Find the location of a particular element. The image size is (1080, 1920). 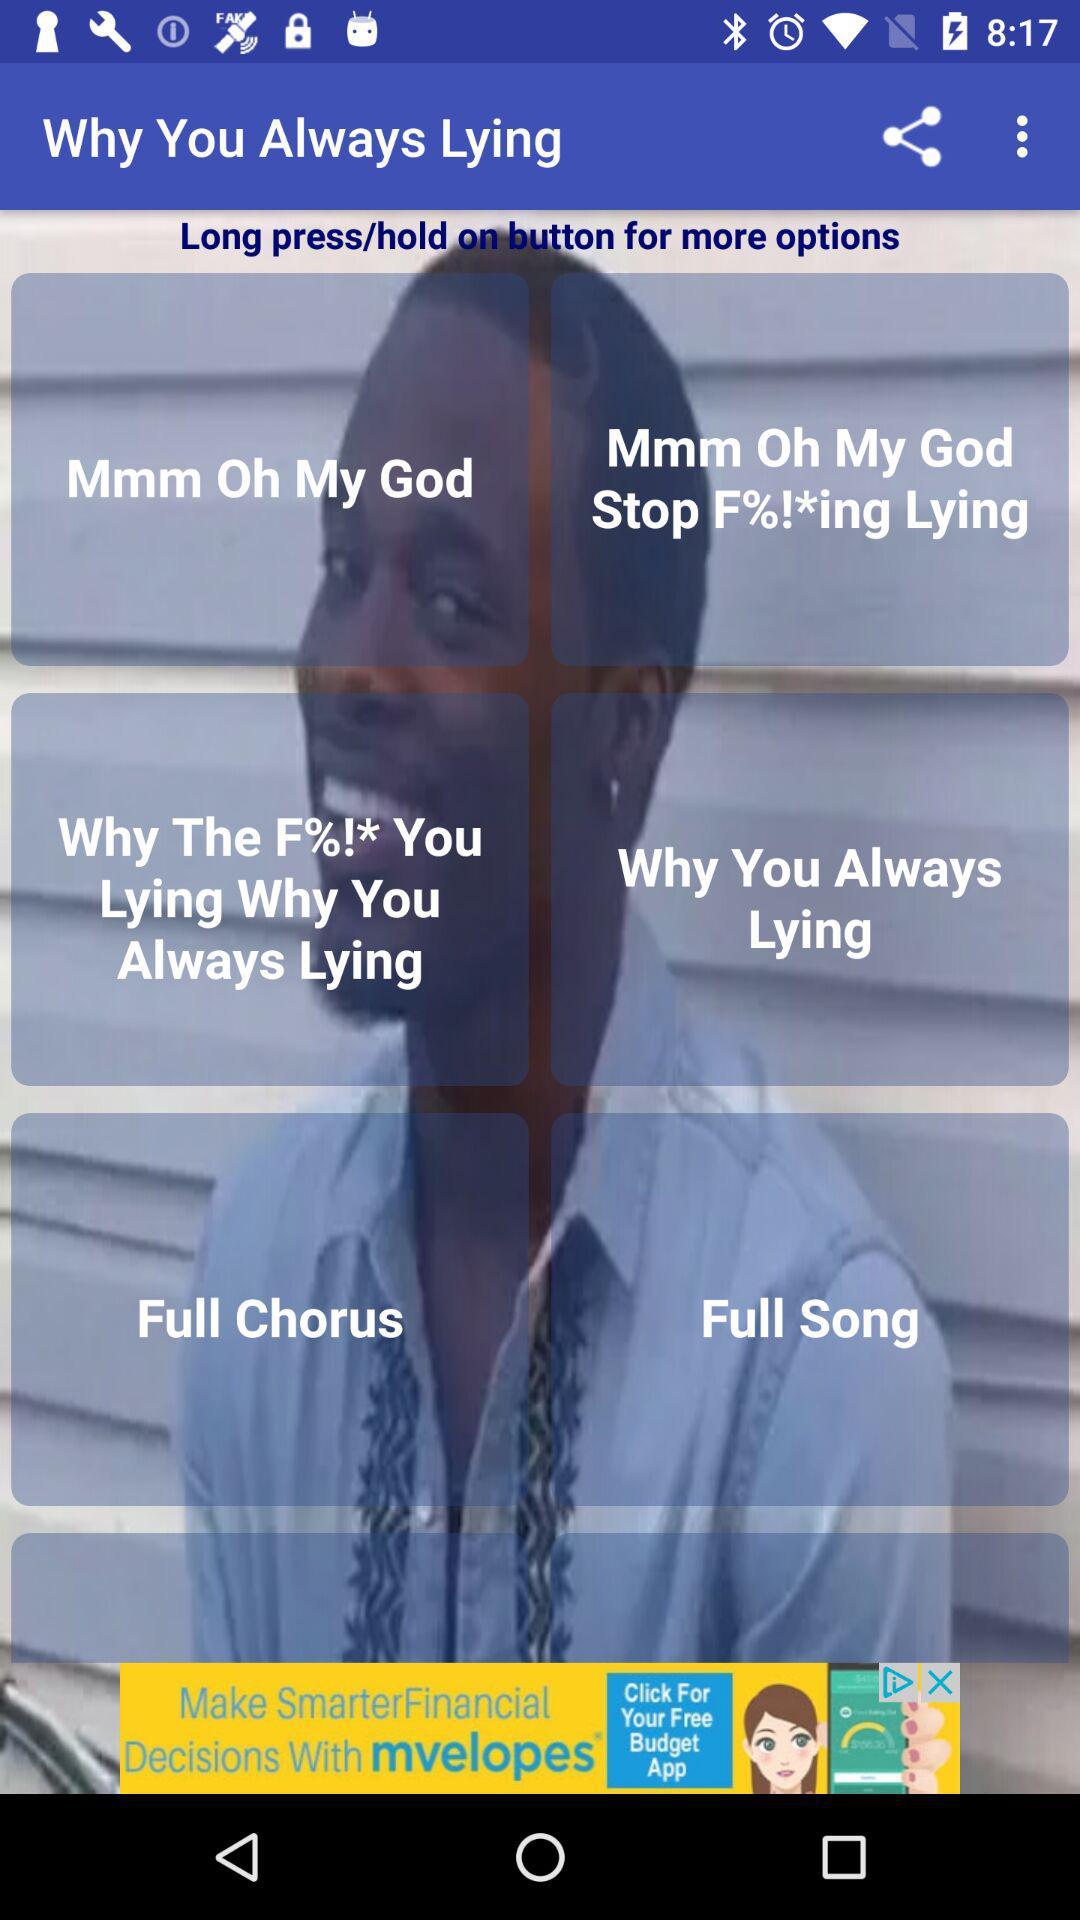

open advertisement panel is located at coordinates (540, 1727).